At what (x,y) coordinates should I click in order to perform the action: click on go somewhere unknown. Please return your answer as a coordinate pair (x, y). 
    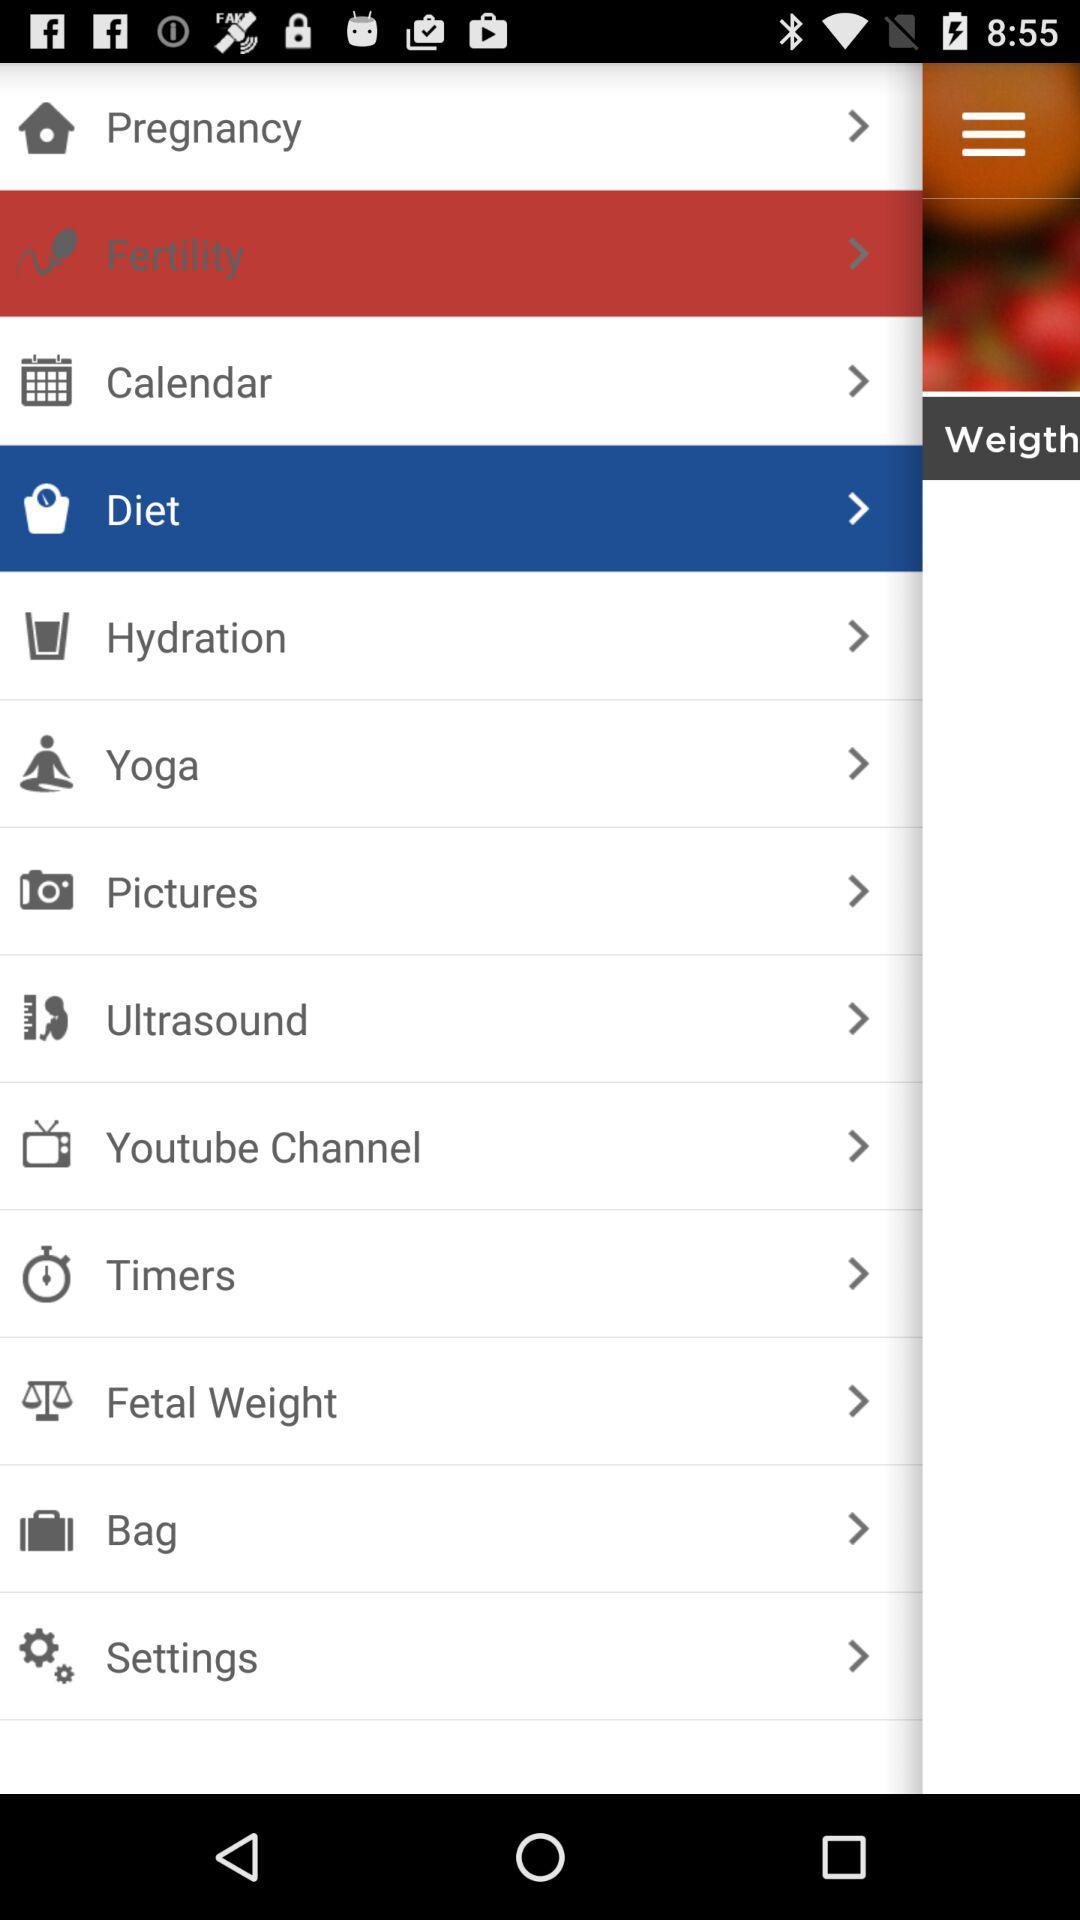
    Looking at the image, I should click on (1001, 1065).